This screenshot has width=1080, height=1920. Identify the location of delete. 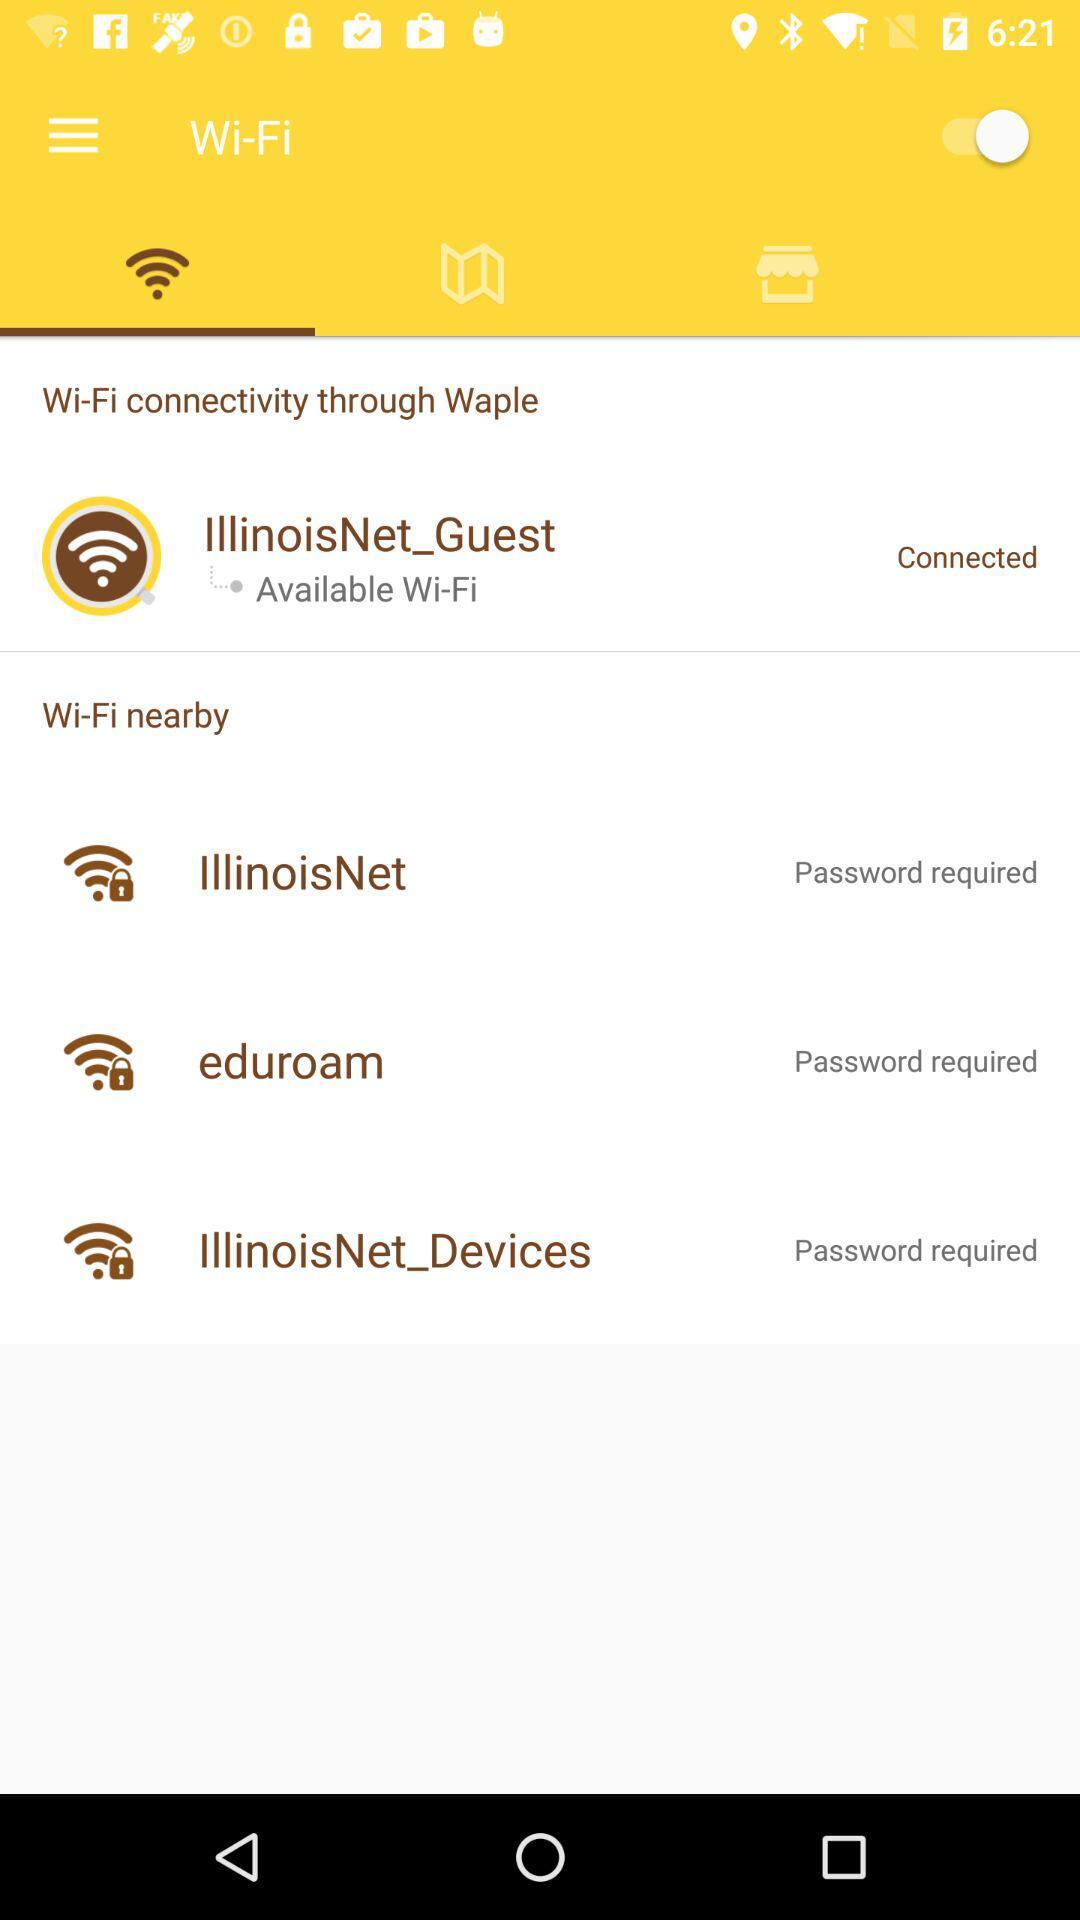
(786, 272).